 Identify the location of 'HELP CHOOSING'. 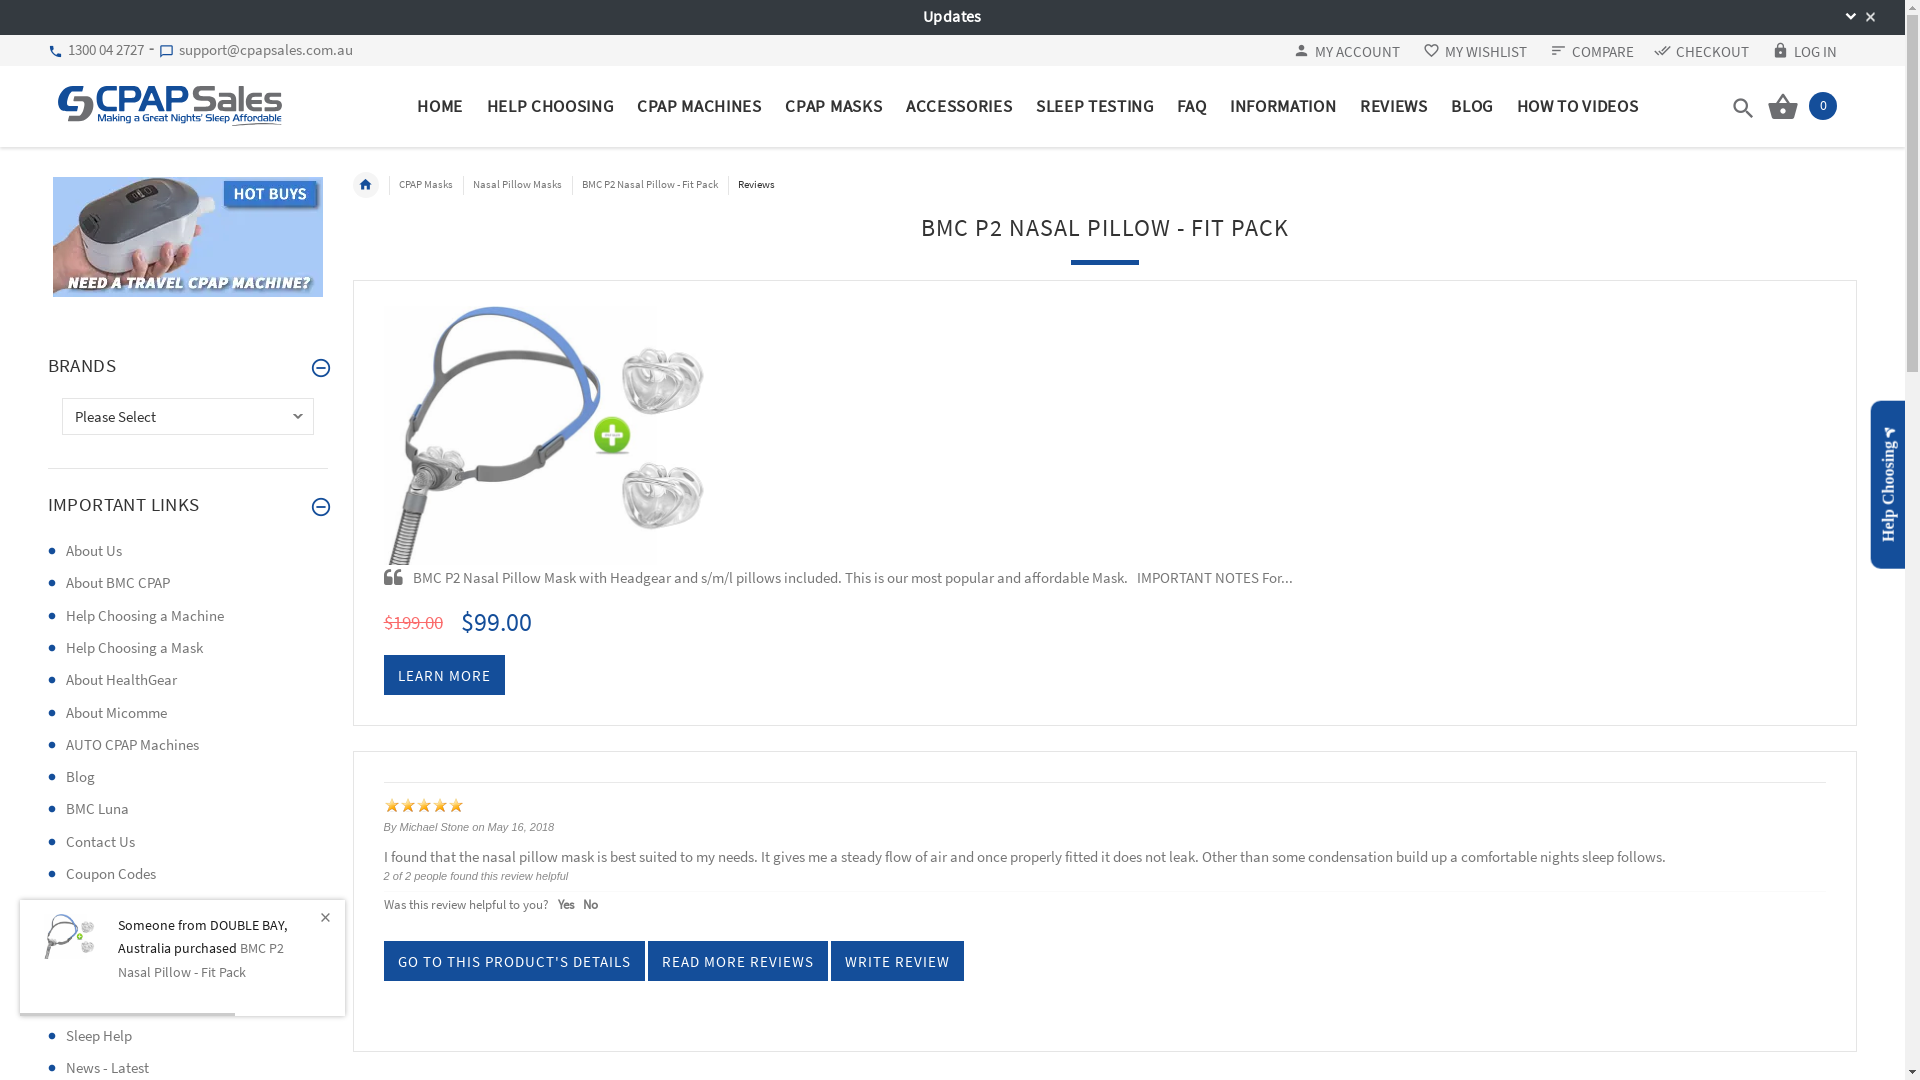
(550, 106).